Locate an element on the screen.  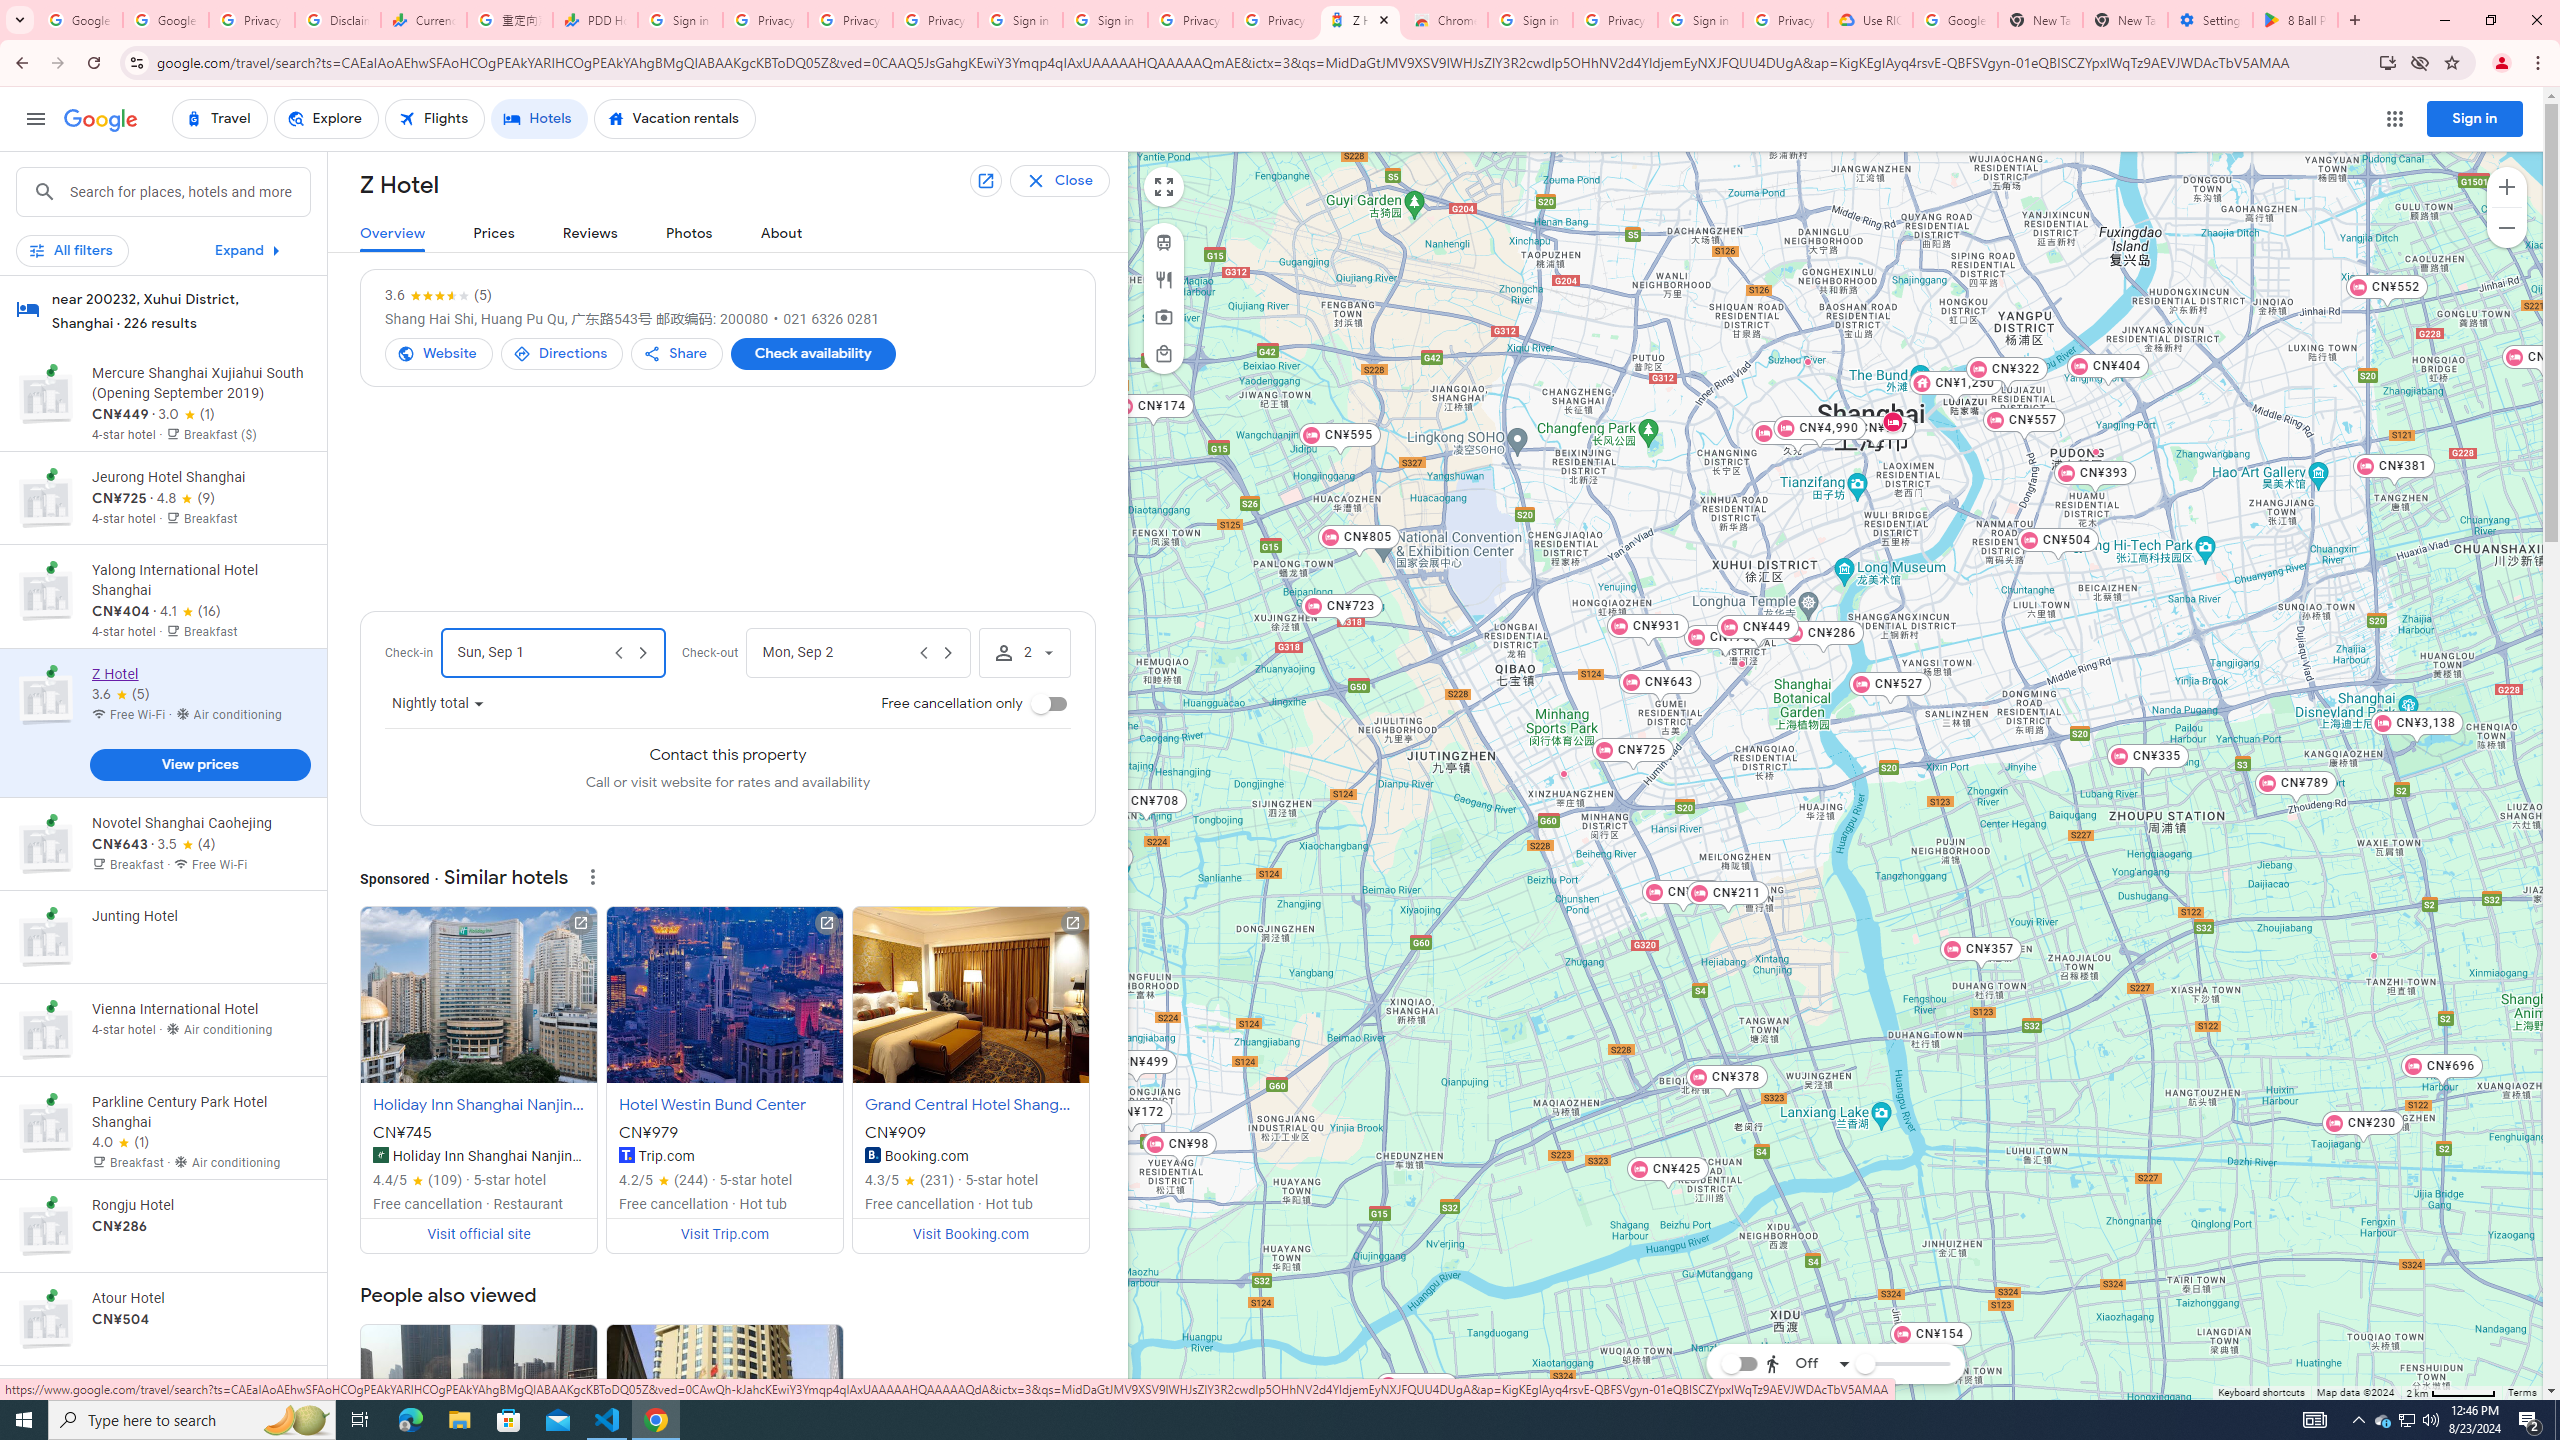
'View prices for Jeurong Hotel Shanghai' is located at coordinates (199, 567).